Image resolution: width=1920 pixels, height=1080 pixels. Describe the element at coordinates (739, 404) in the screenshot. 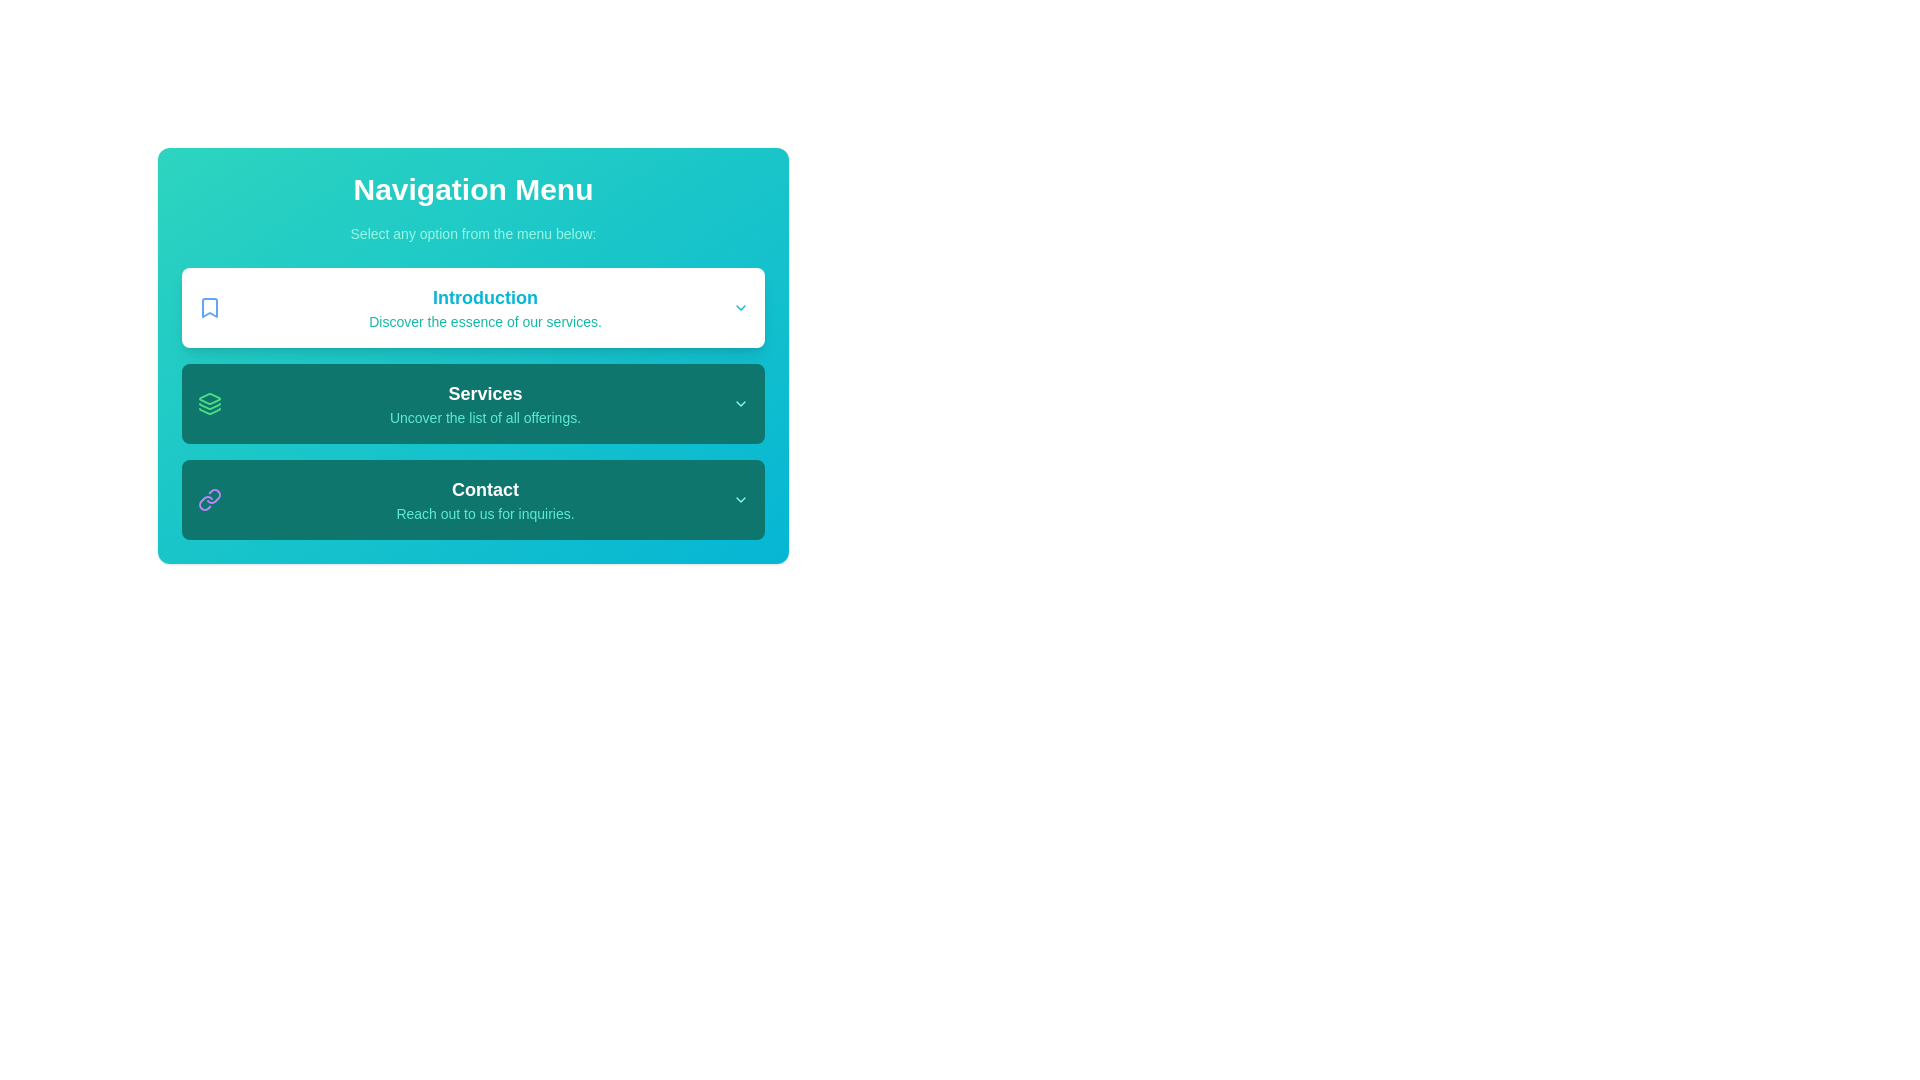

I see `the chevron down icon located at the rightmost end of the 'Services' button in the navigation menu` at that location.